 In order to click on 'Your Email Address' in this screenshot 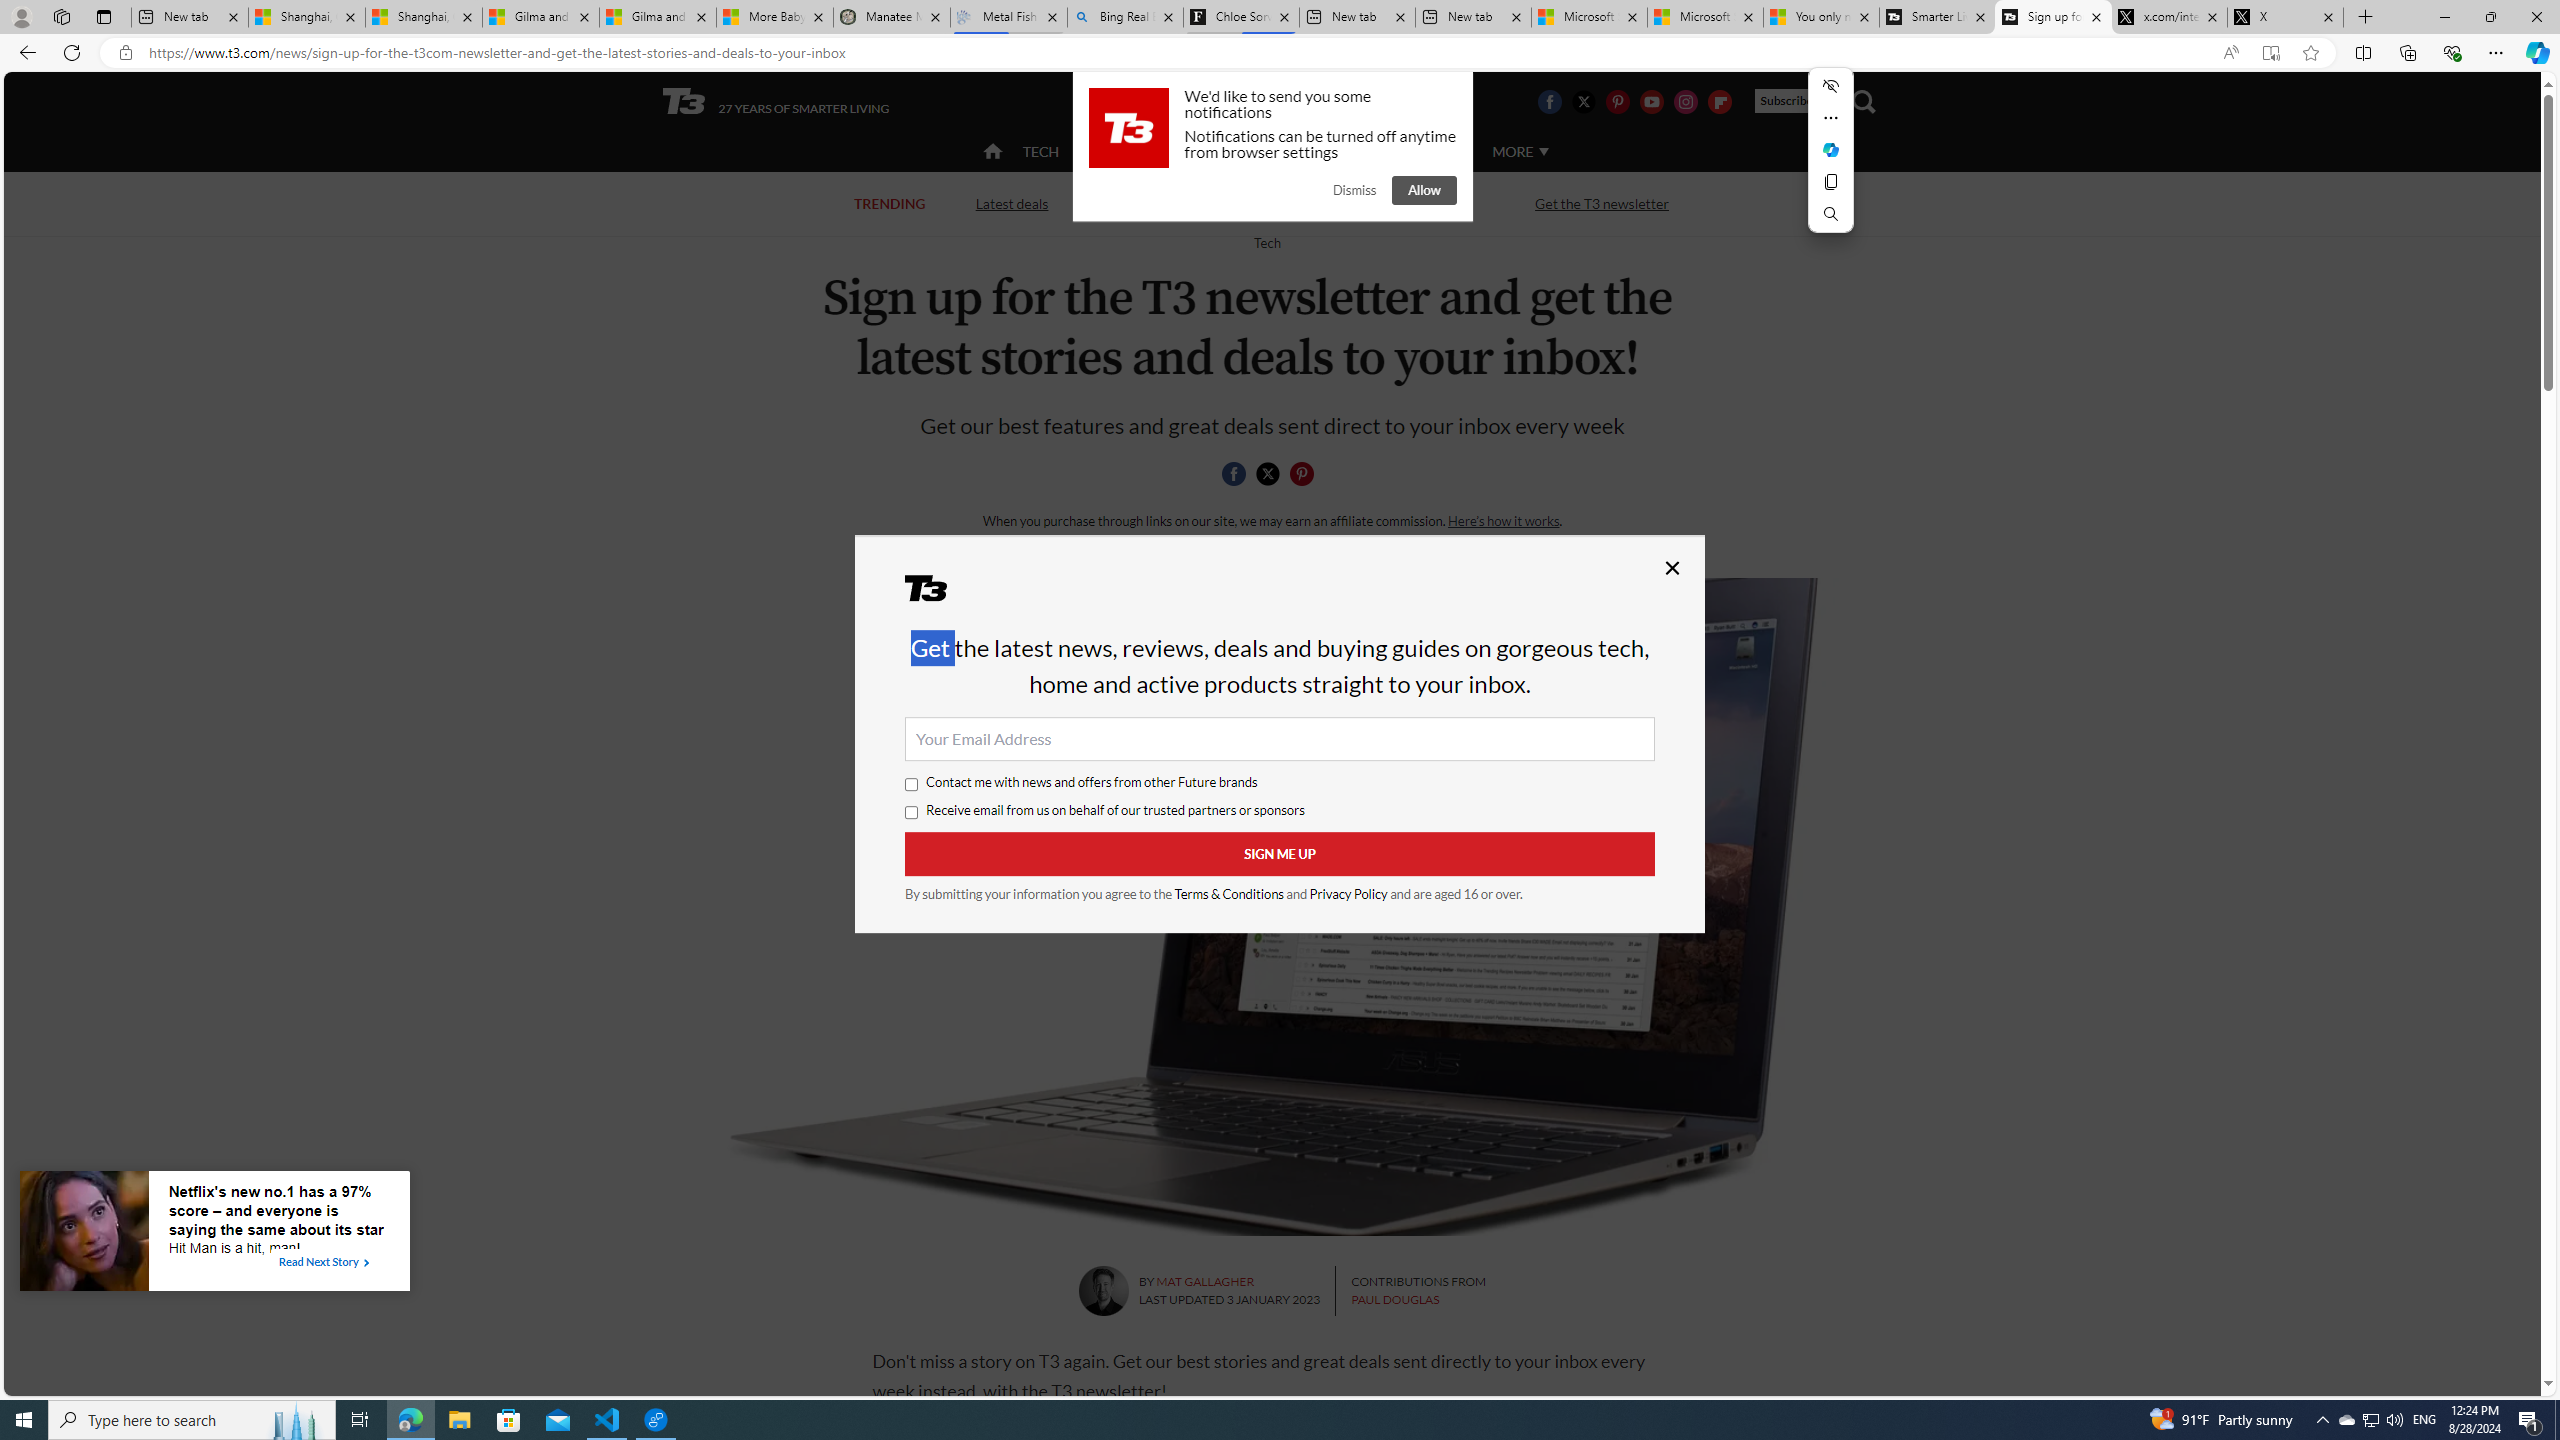, I will do `click(1280, 739)`.